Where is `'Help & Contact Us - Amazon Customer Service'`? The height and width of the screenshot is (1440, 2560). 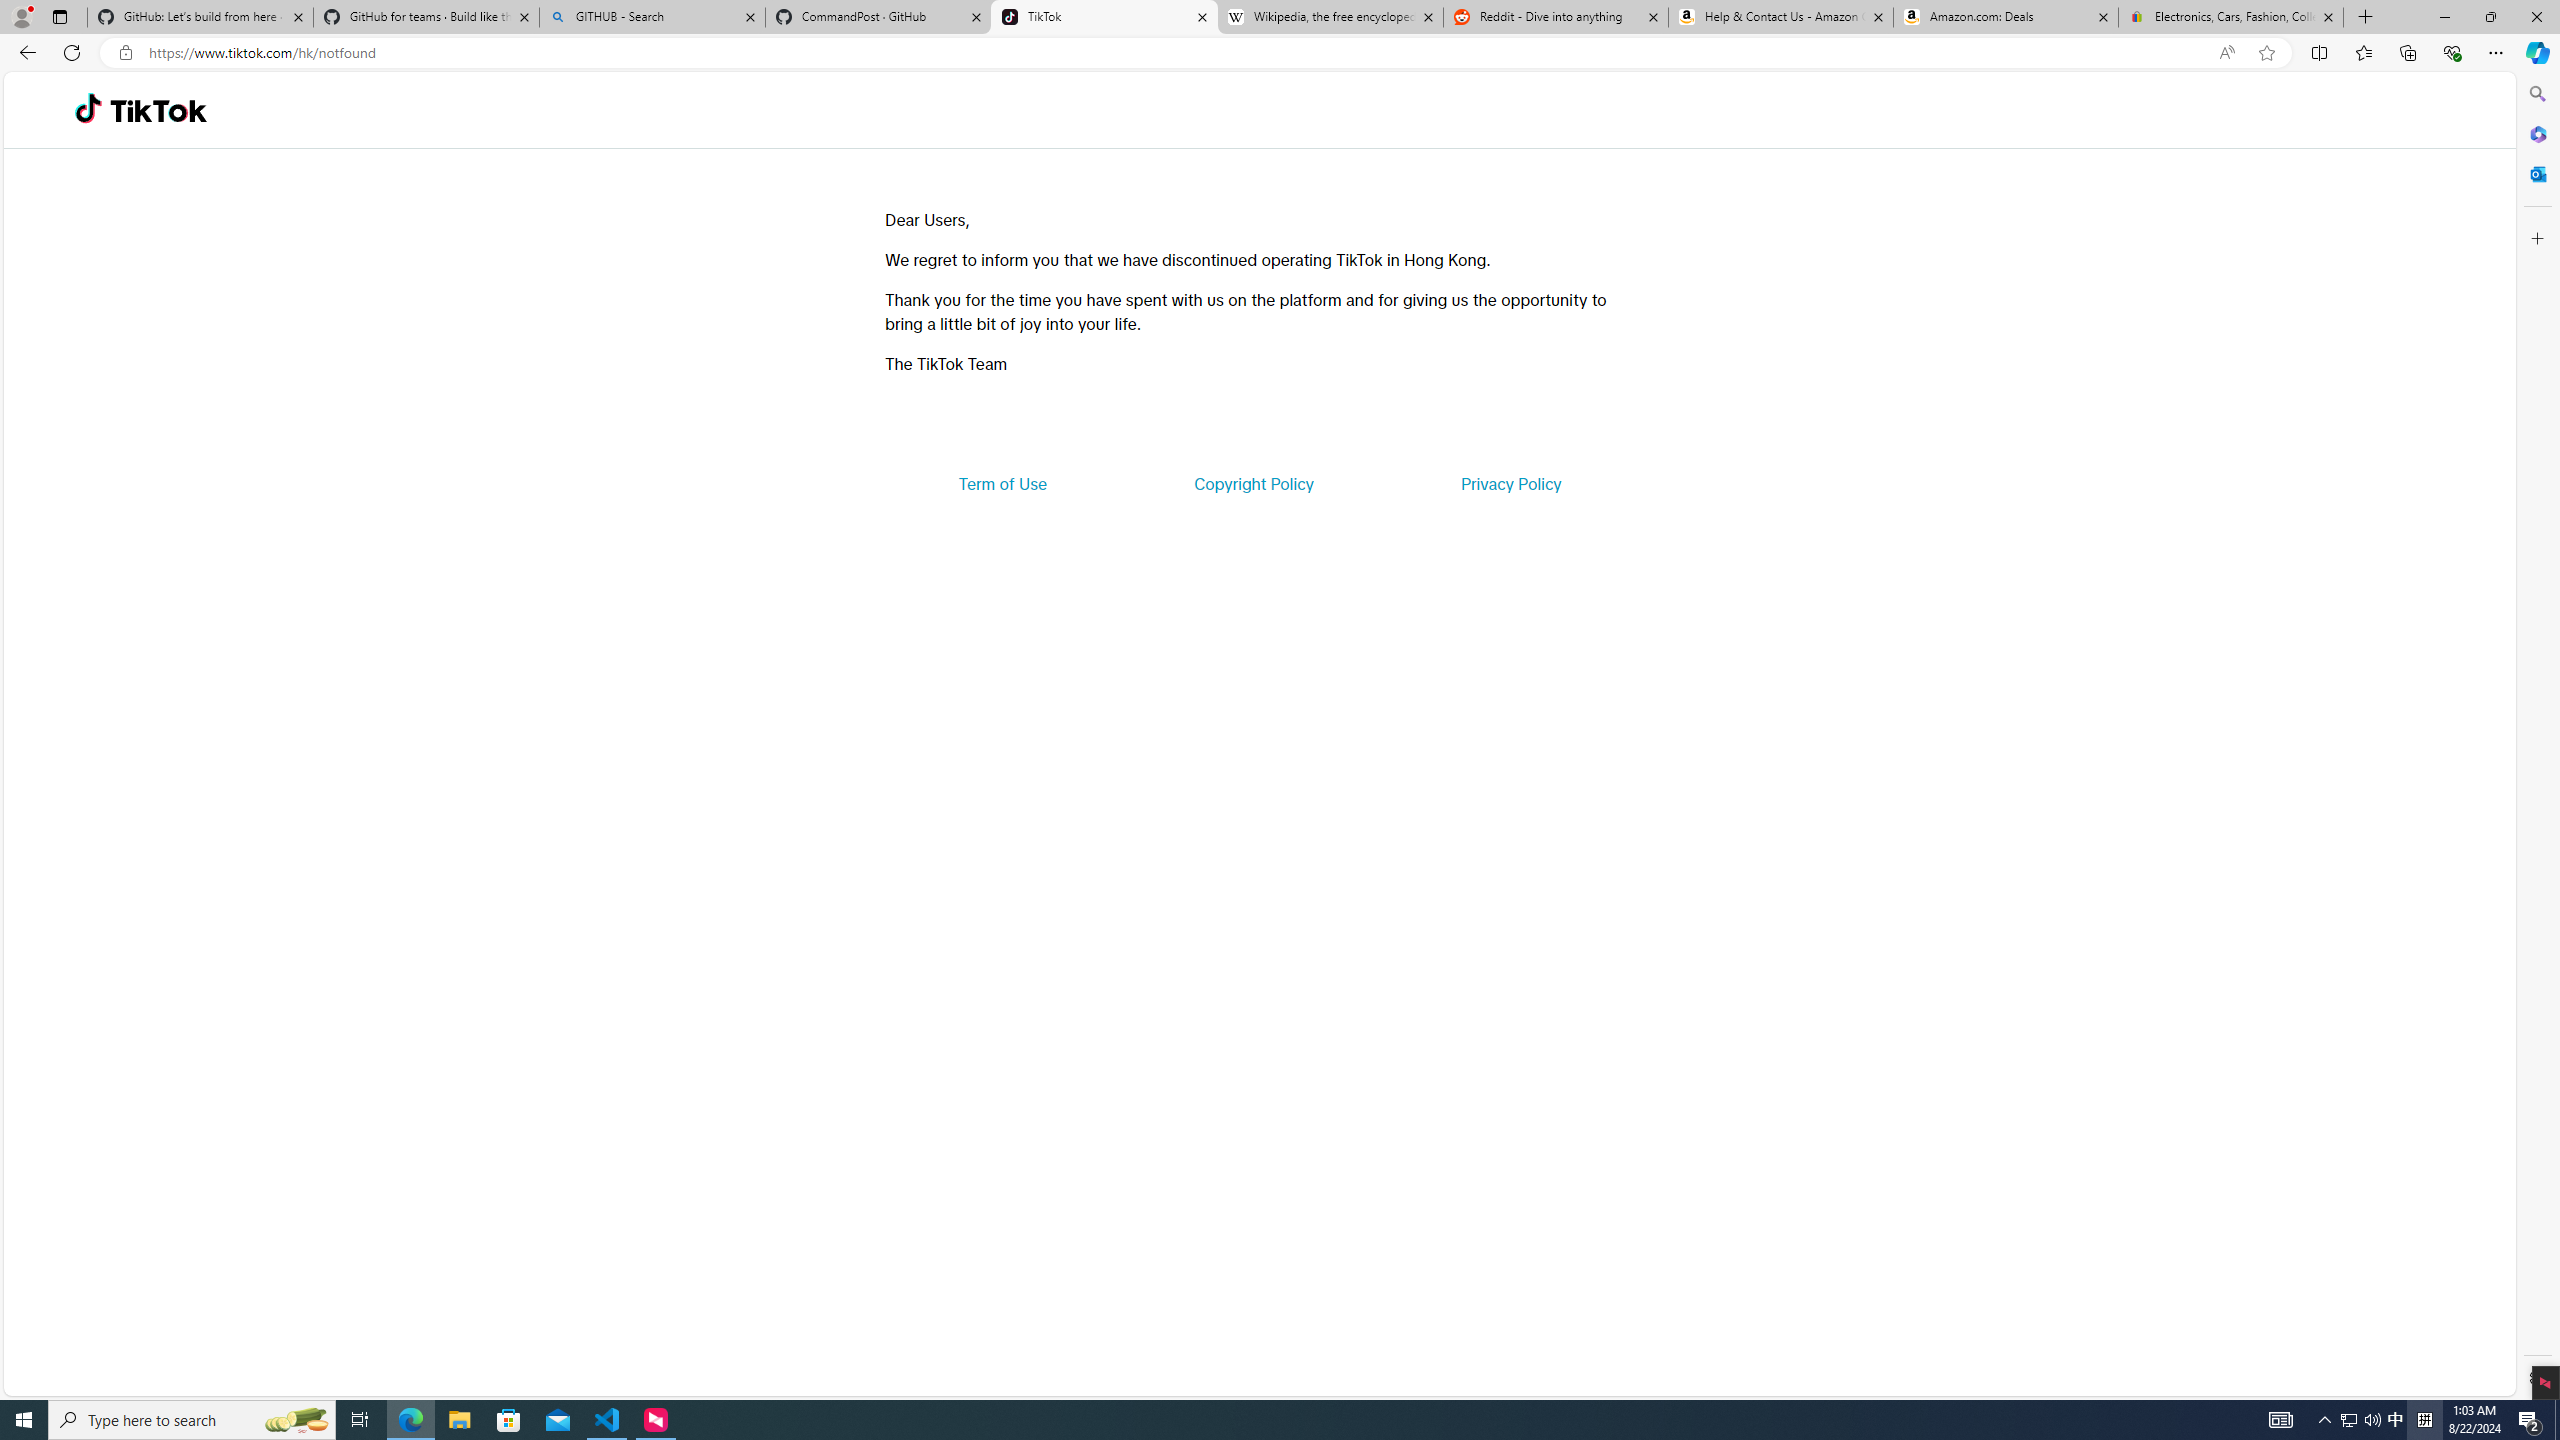
'Help & Contact Us - Amazon Customer Service' is located at coordinates (1780, 16).